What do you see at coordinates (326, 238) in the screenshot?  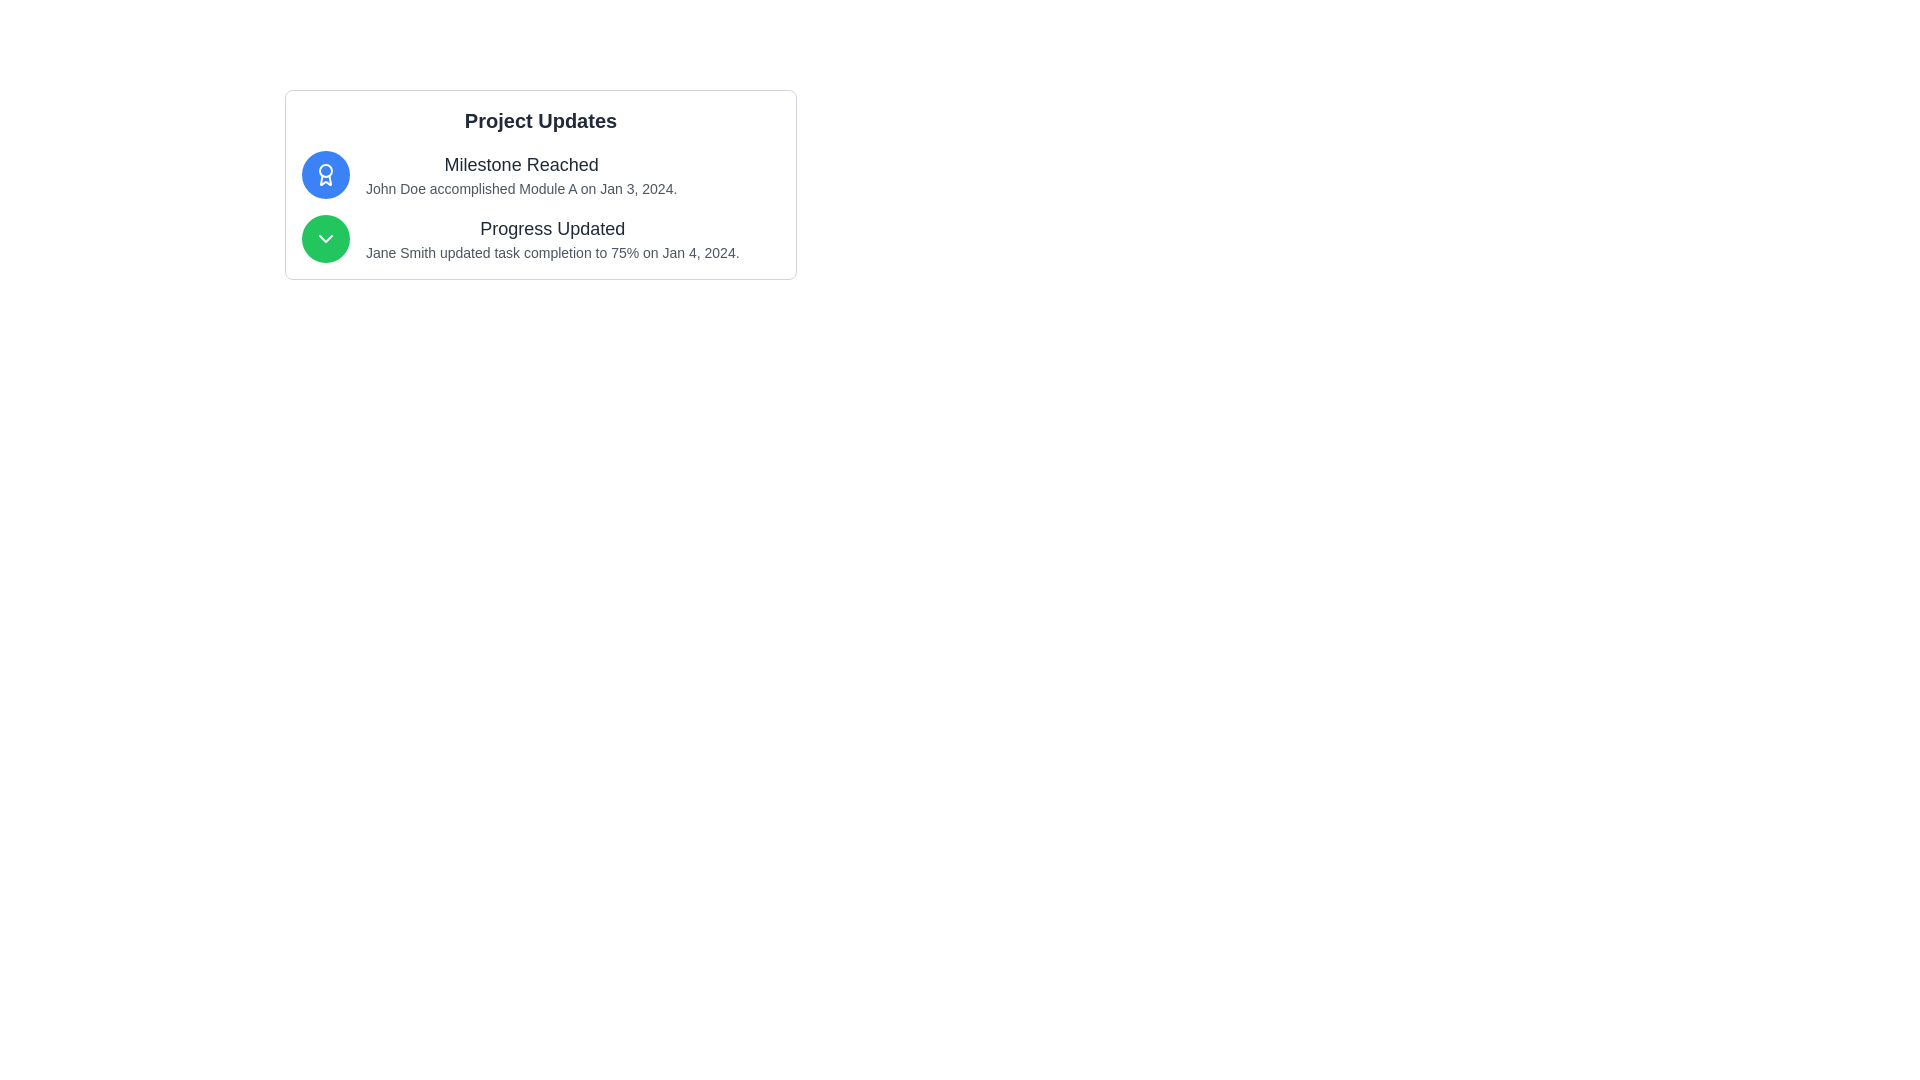 I see `the circular icon located to the left of the text description 'Progress Updated Jane Smith updated task completion to 75% on Jan 4, 2024.'` at bounding box center [326, 238].